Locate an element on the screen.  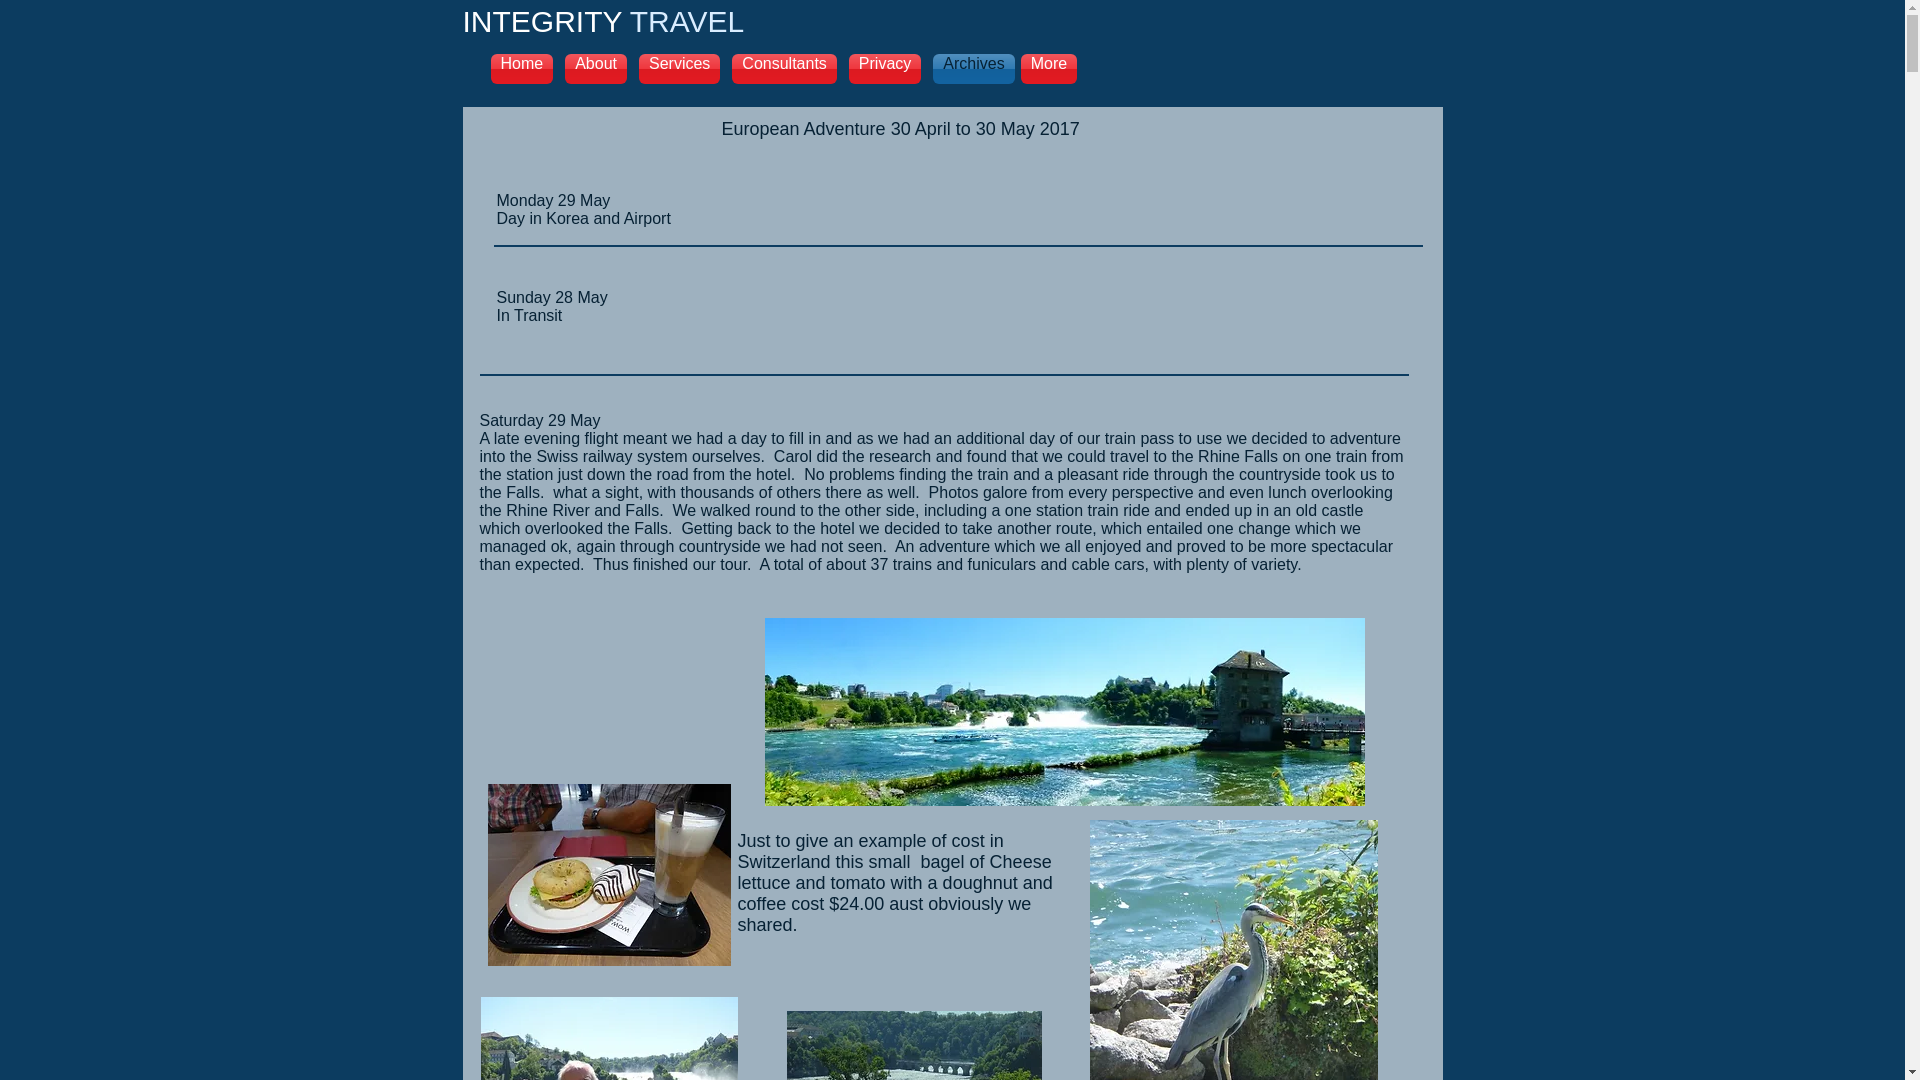
'Archives' is located at coordinates (970, 68).